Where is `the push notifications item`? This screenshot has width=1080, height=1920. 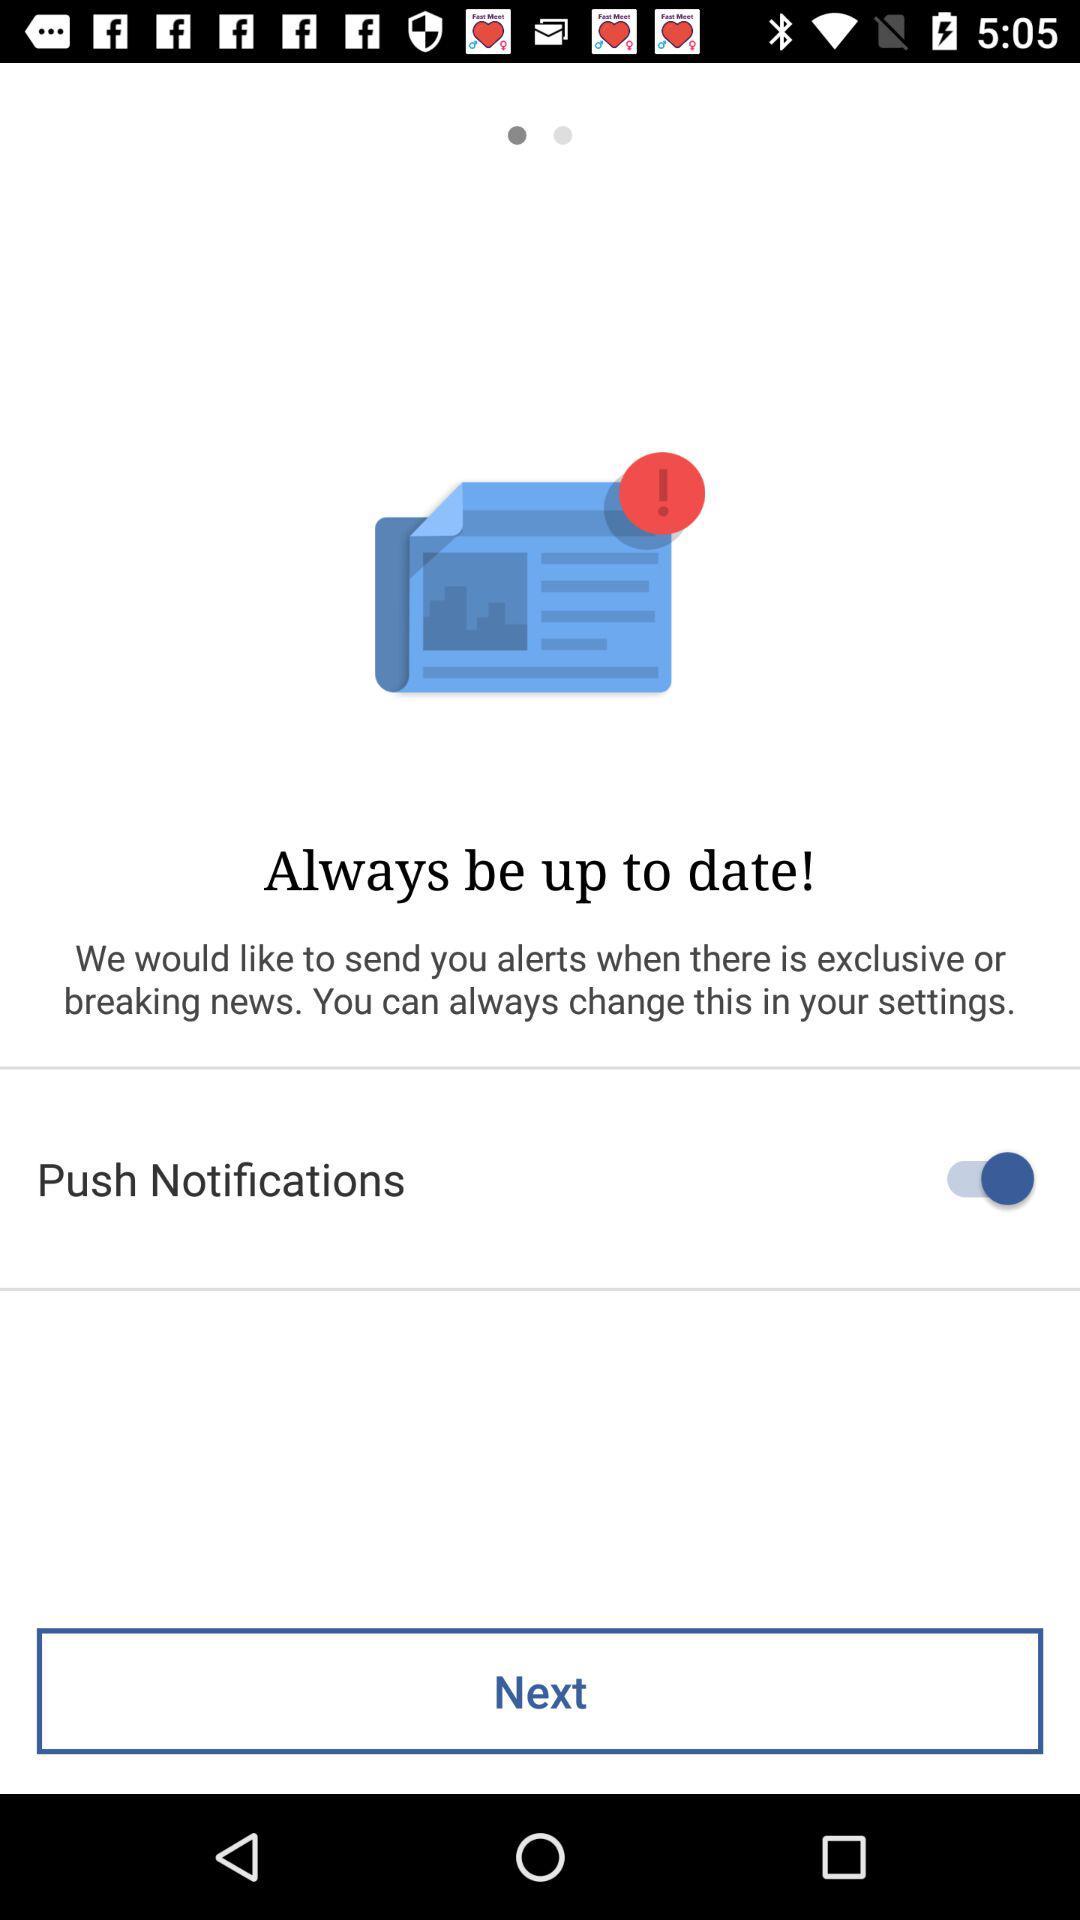
the push notifications item is located at coordinates (540, 1178).